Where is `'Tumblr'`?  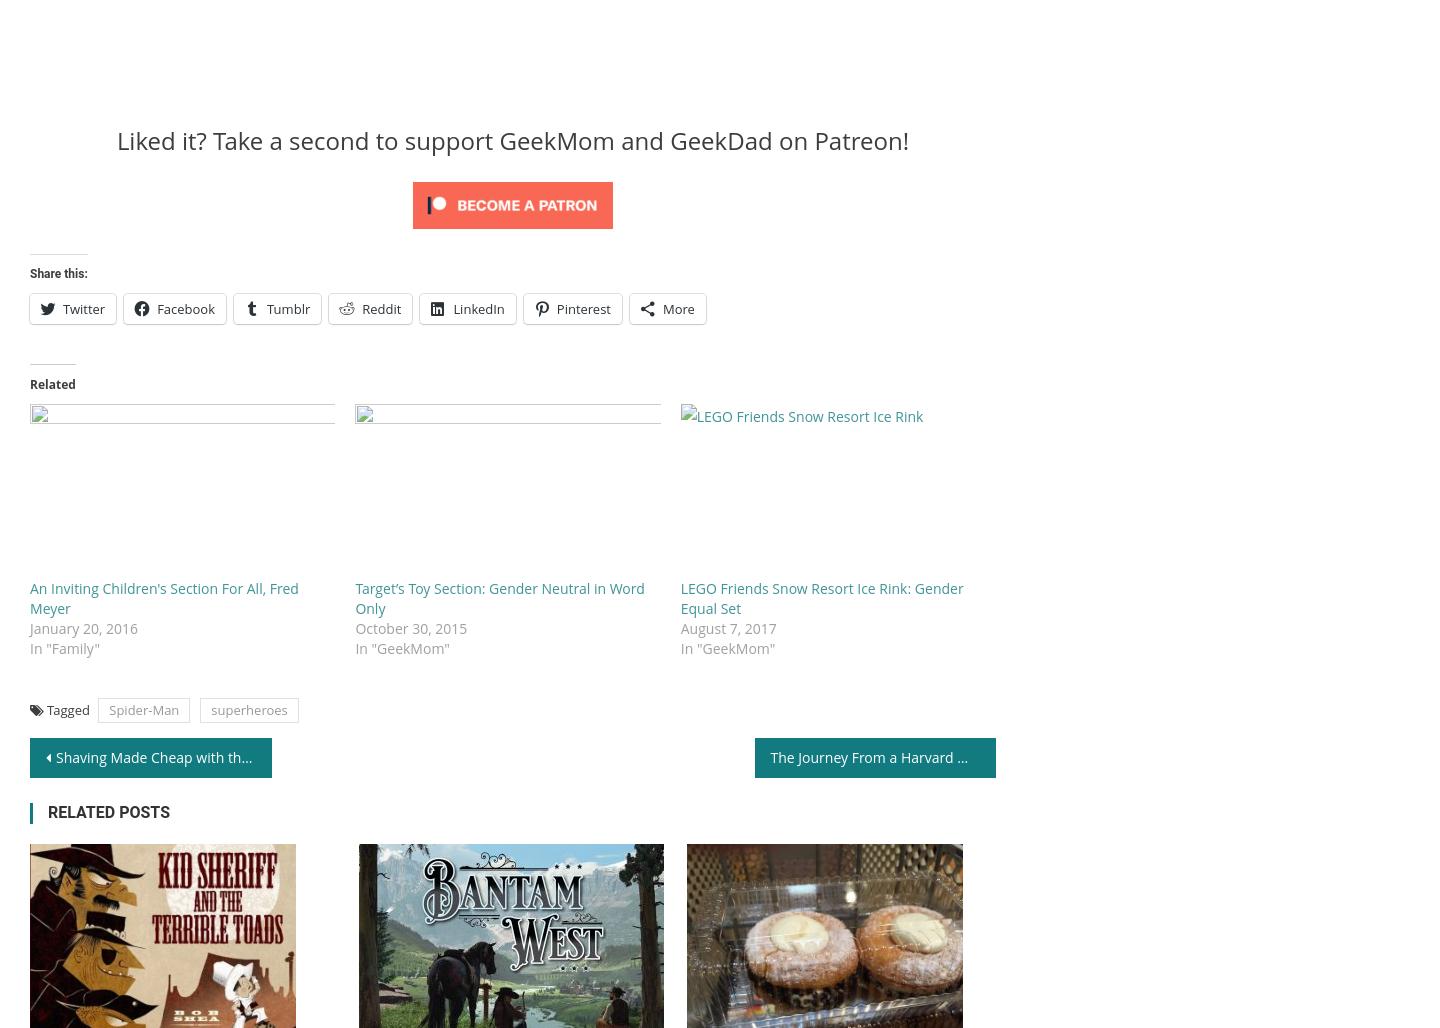 'Tumblr' is located at coordinates (265, 307).